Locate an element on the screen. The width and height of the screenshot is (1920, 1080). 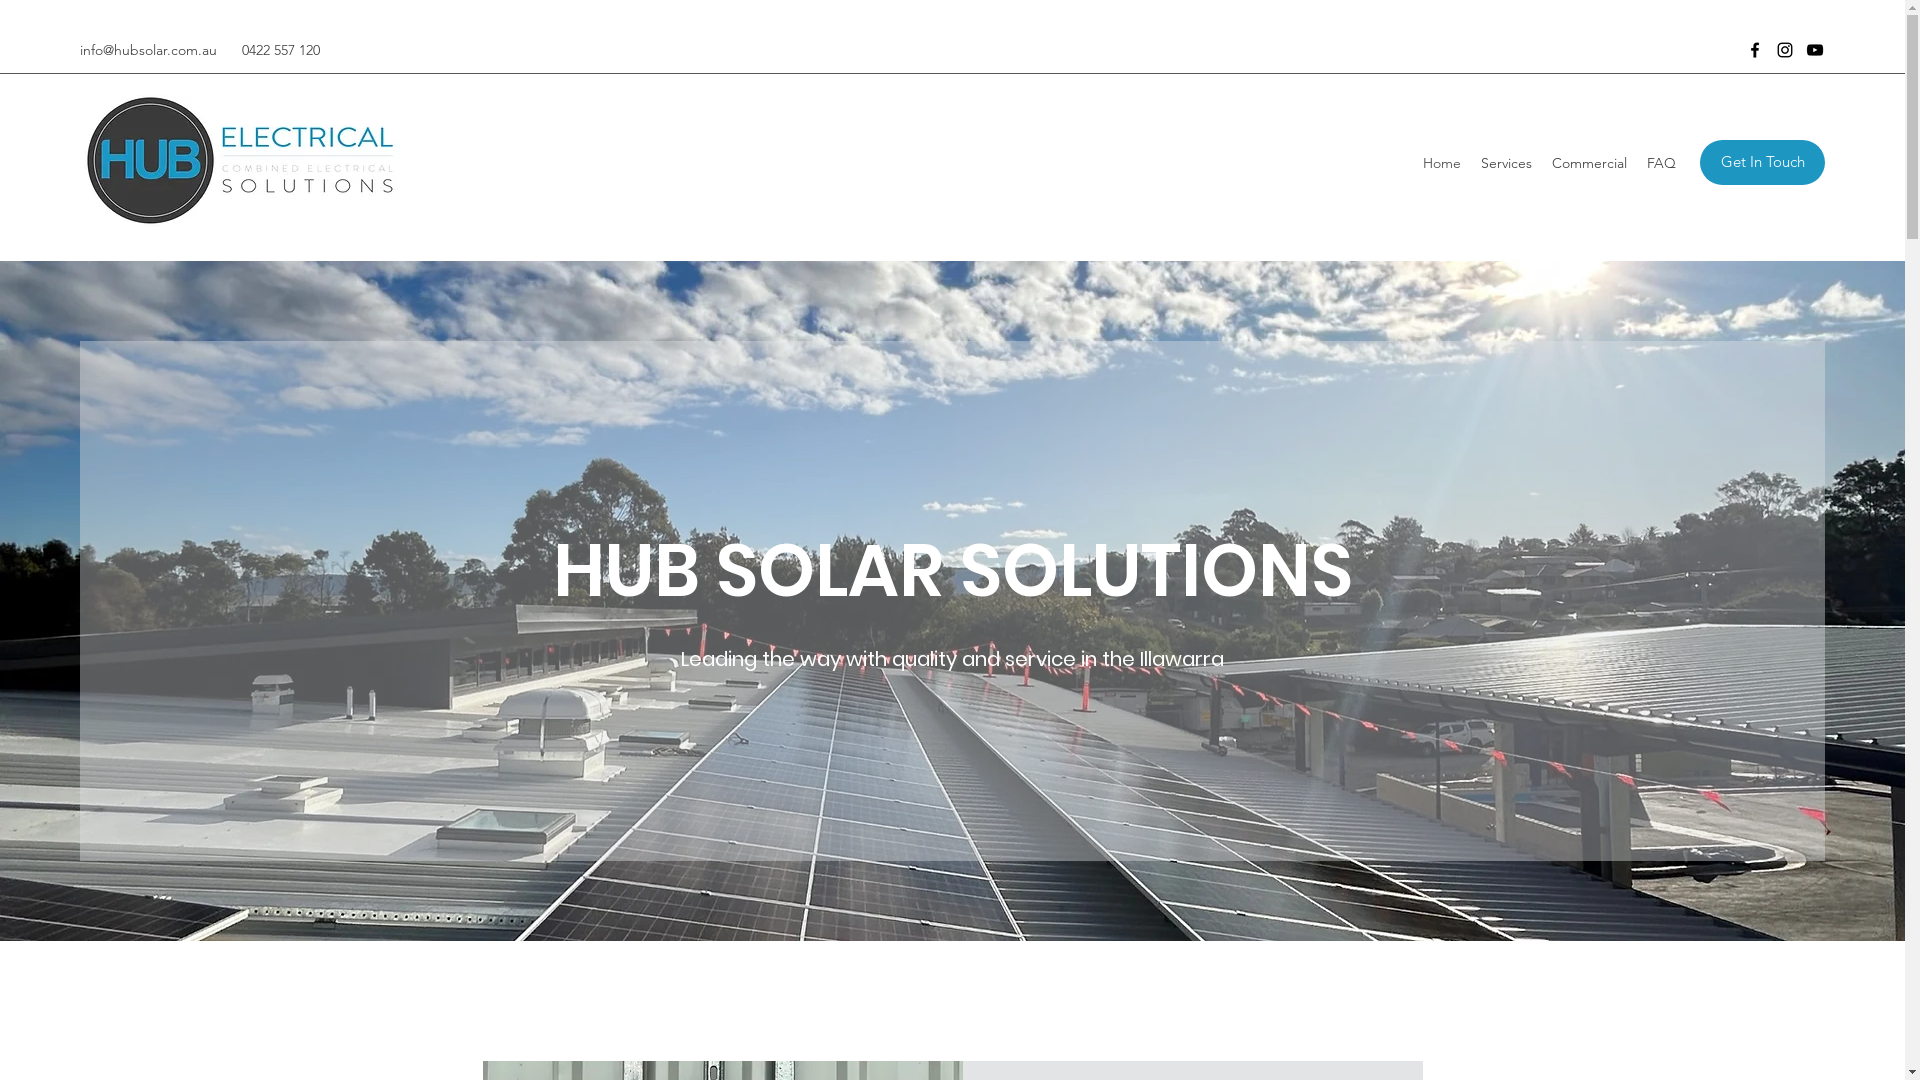
'FAQ' is located at coordinates (1661, 161).